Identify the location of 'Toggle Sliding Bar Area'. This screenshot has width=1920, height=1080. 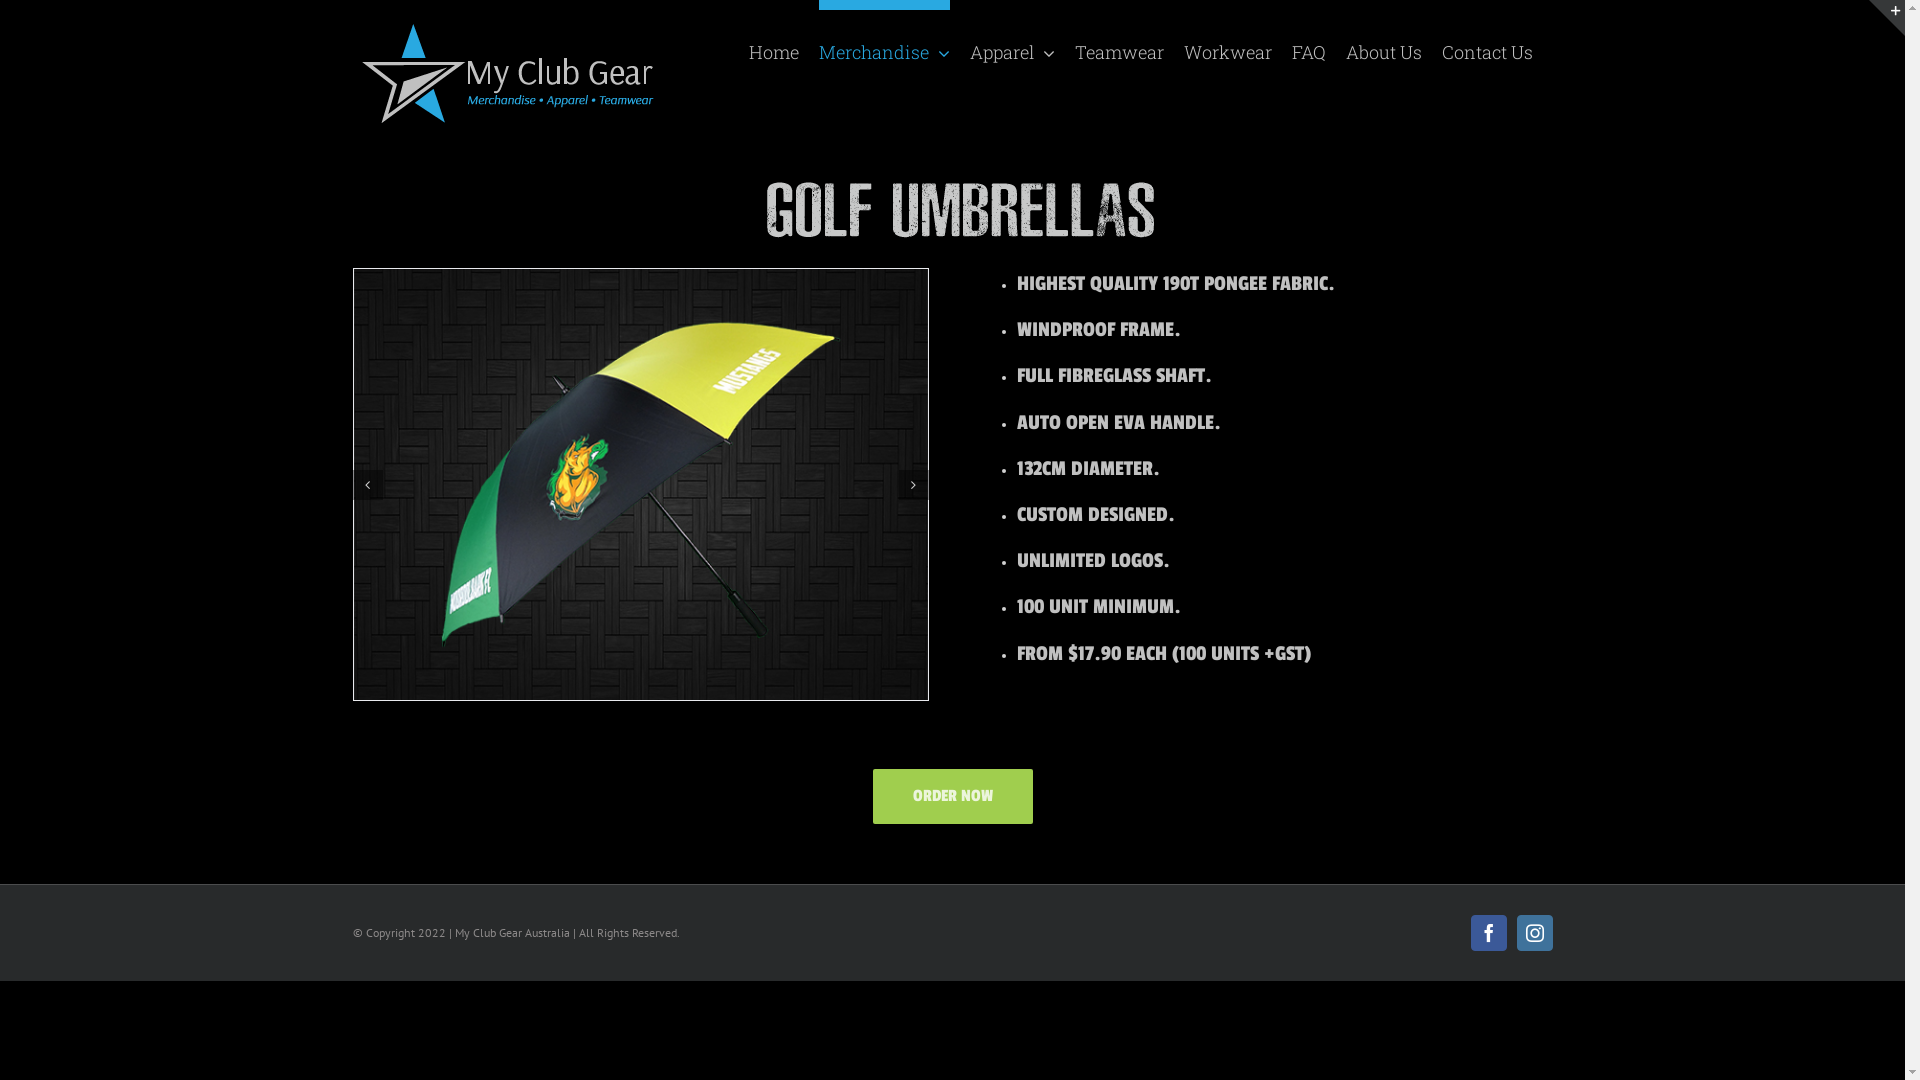
(1885, 18).